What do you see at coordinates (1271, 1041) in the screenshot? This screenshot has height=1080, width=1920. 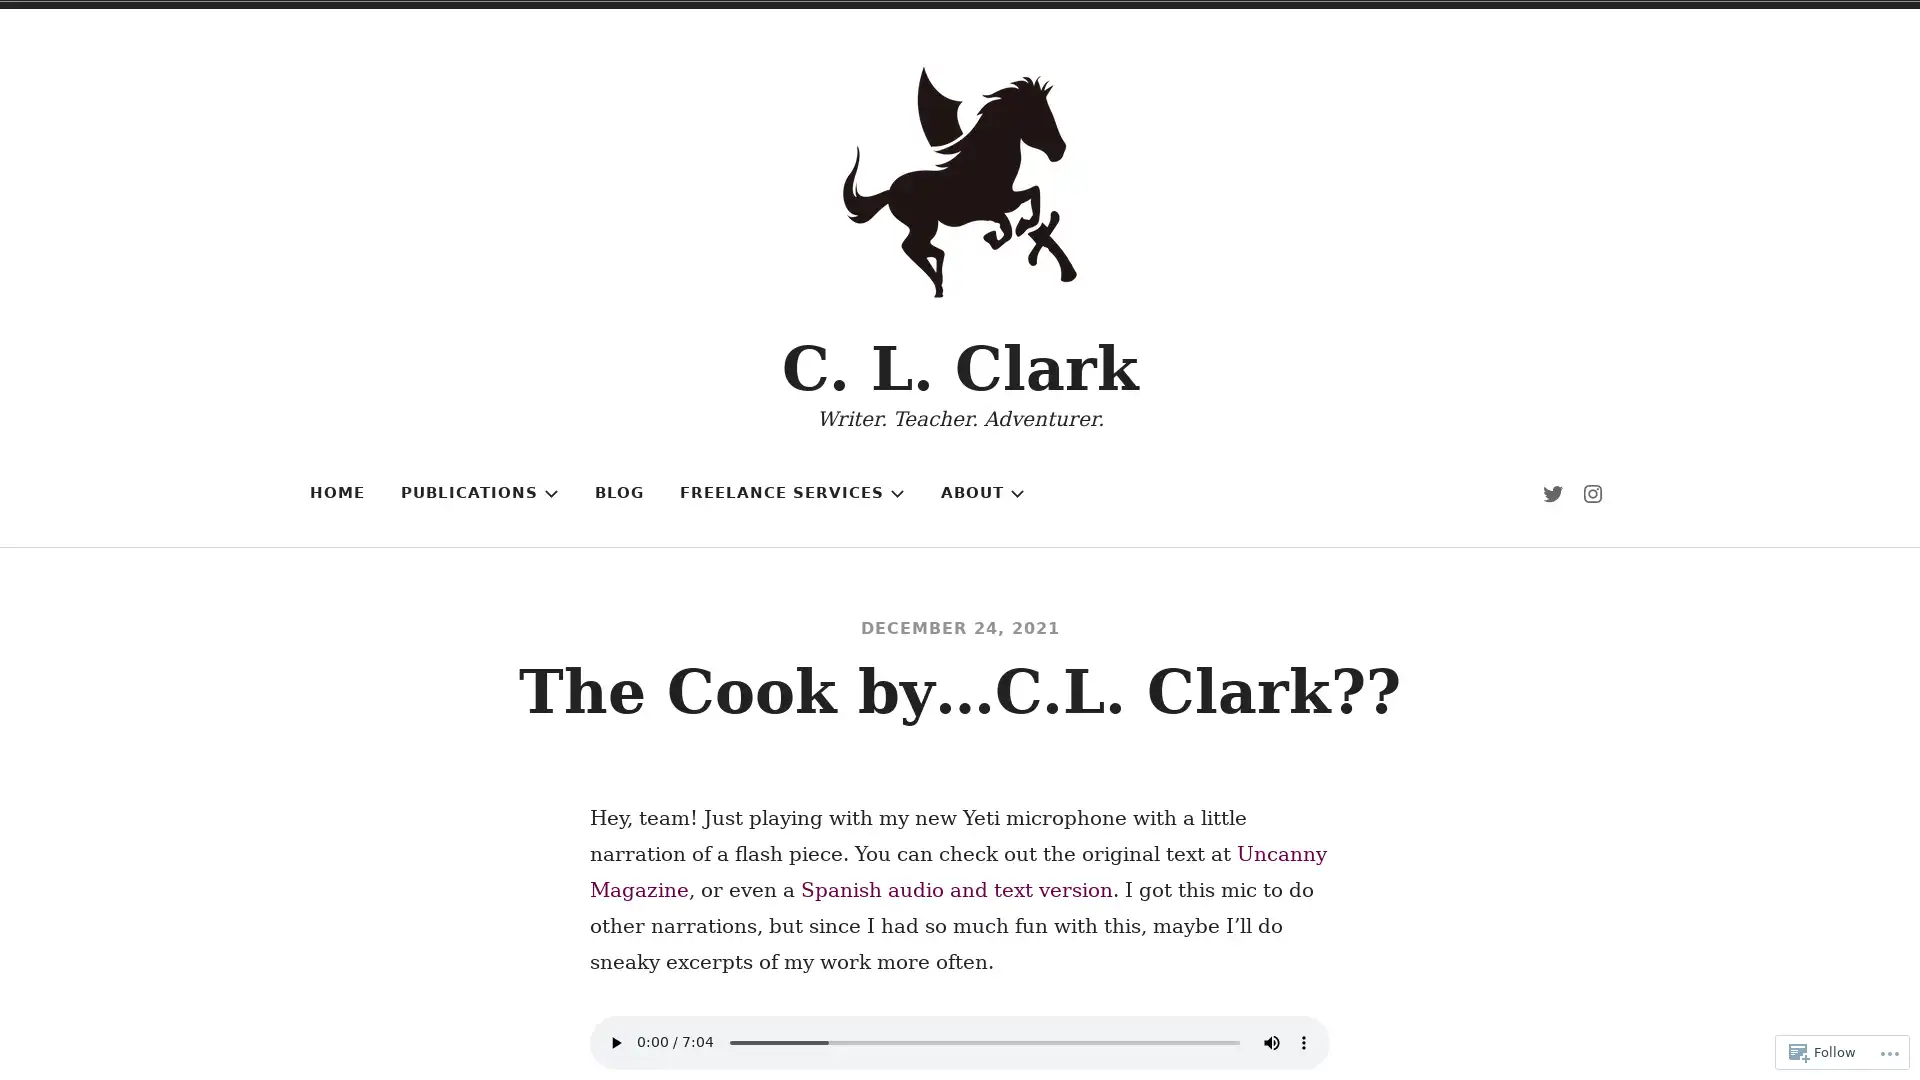 I see `mute` at bounding box center [1271, 1041].